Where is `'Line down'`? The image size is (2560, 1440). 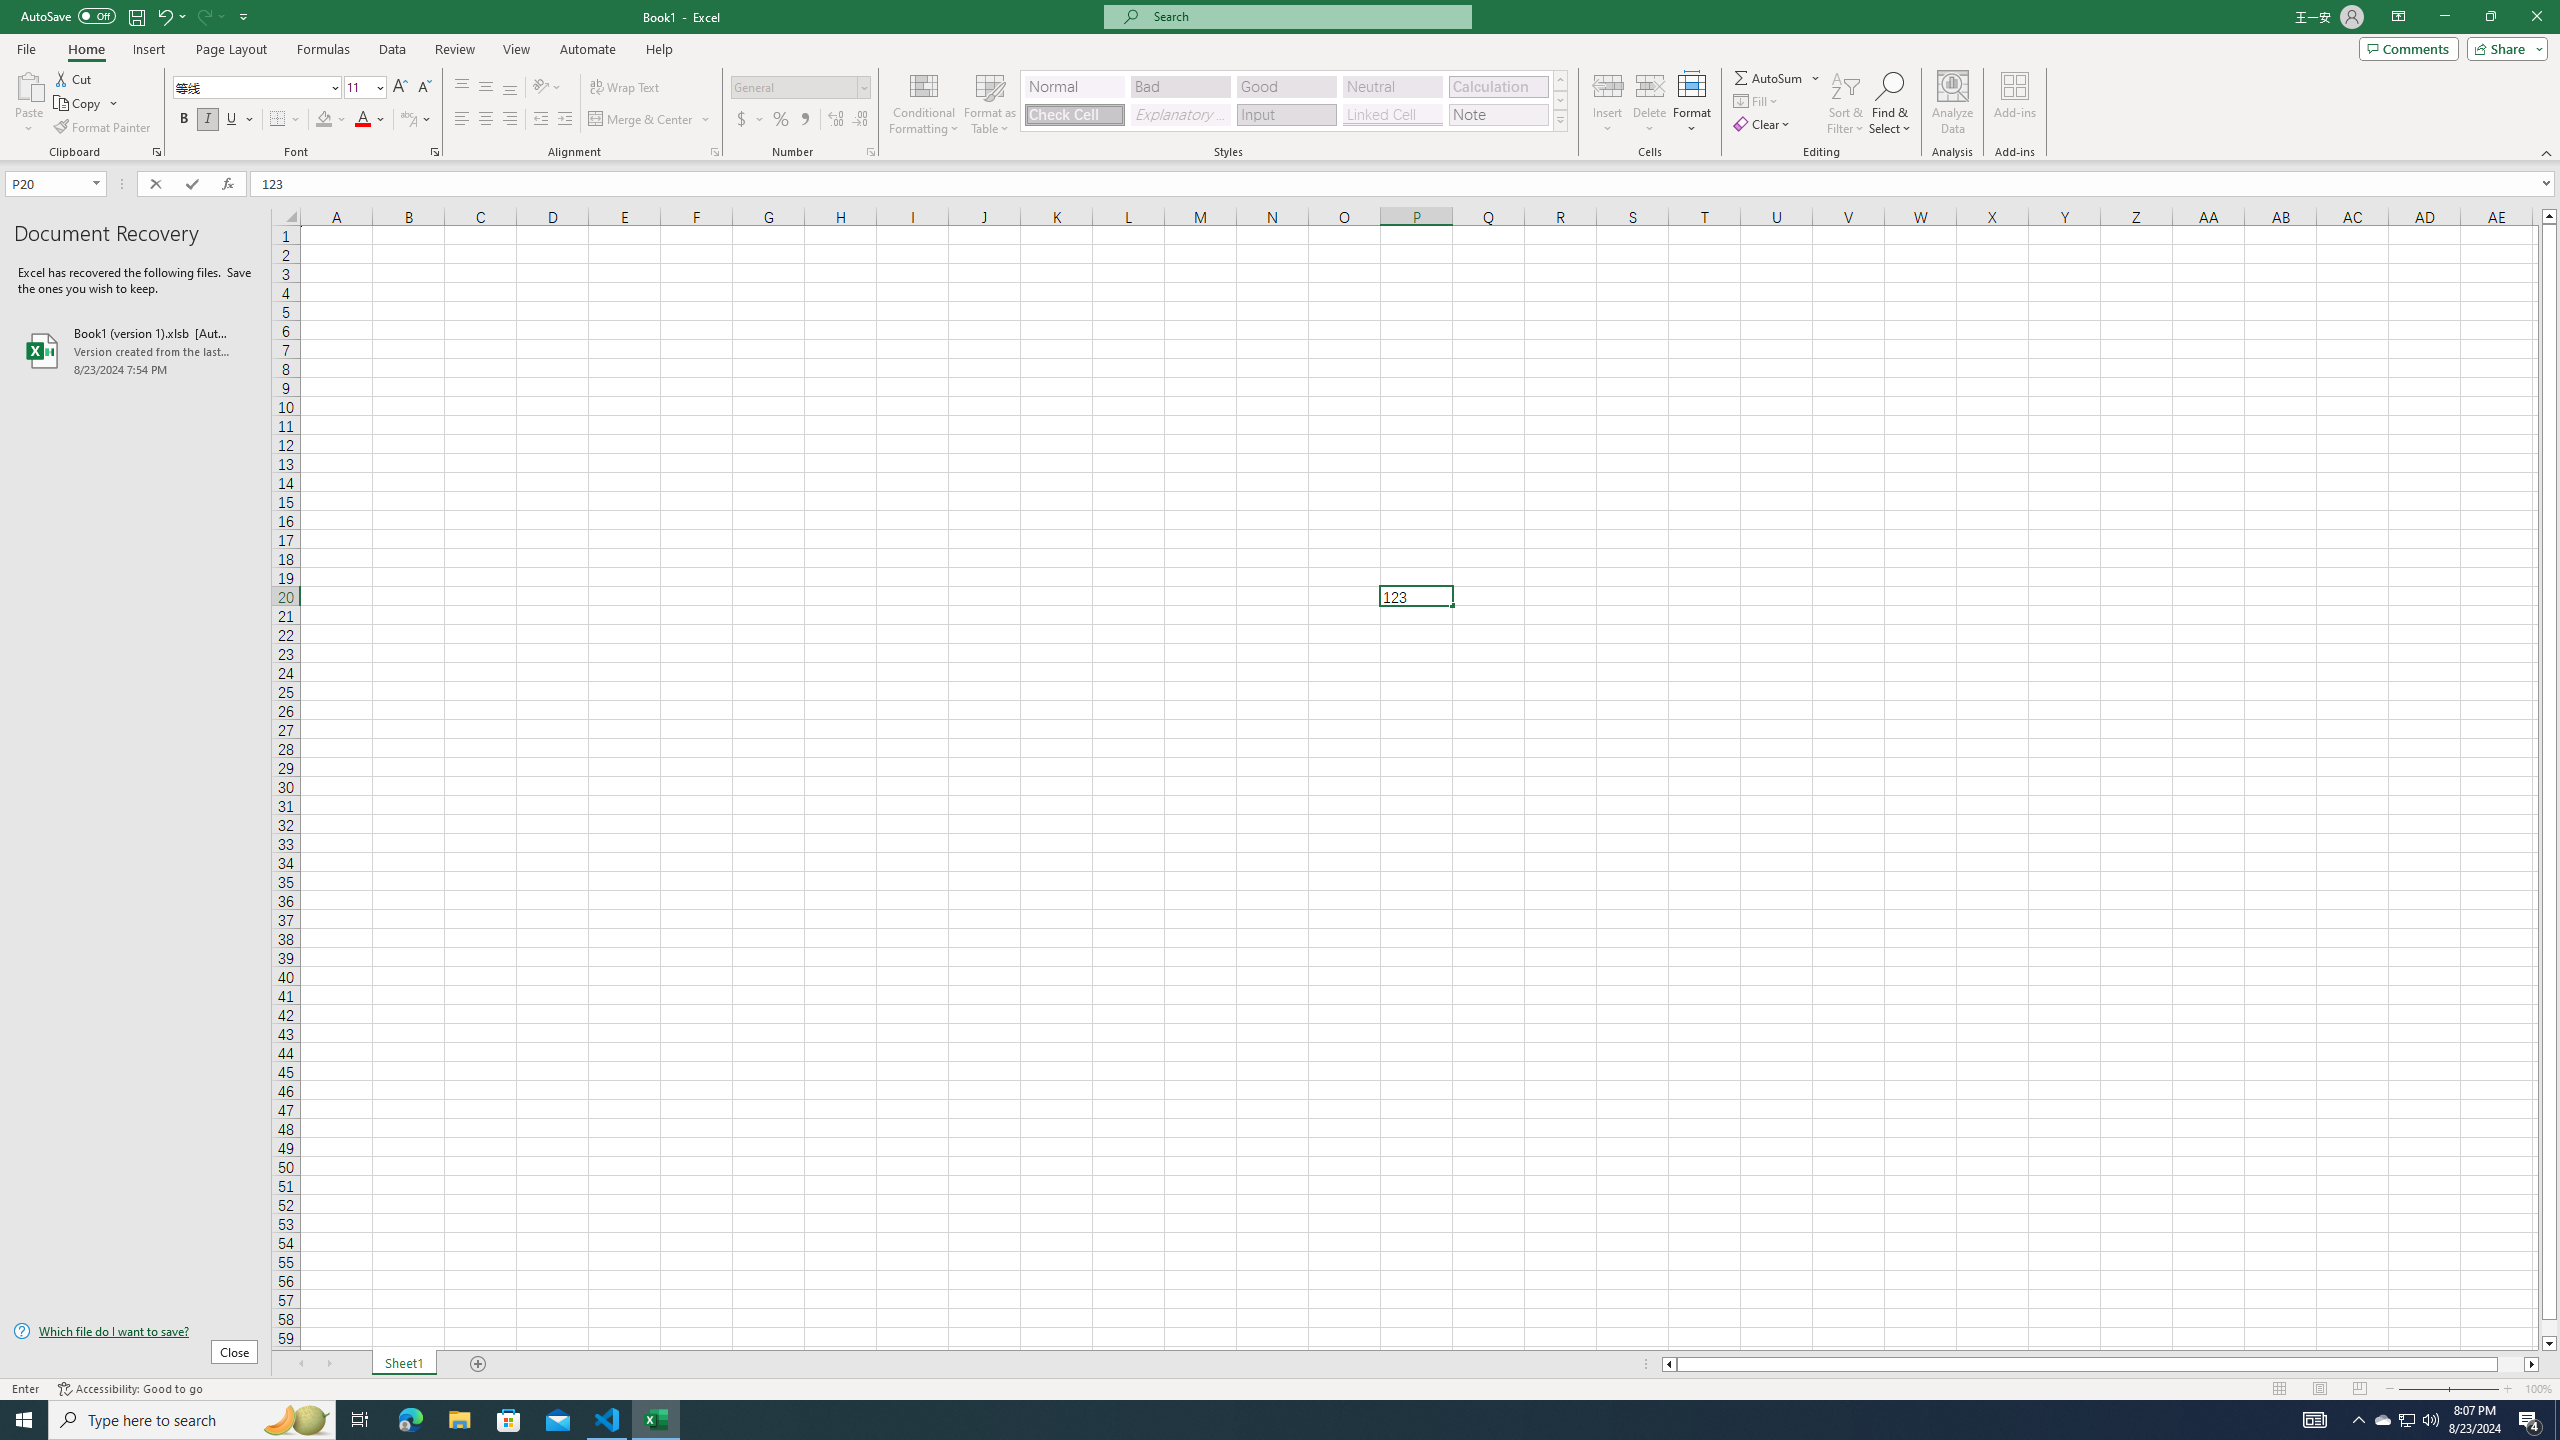
'Line down' is located at coordinates (2548, 1344).